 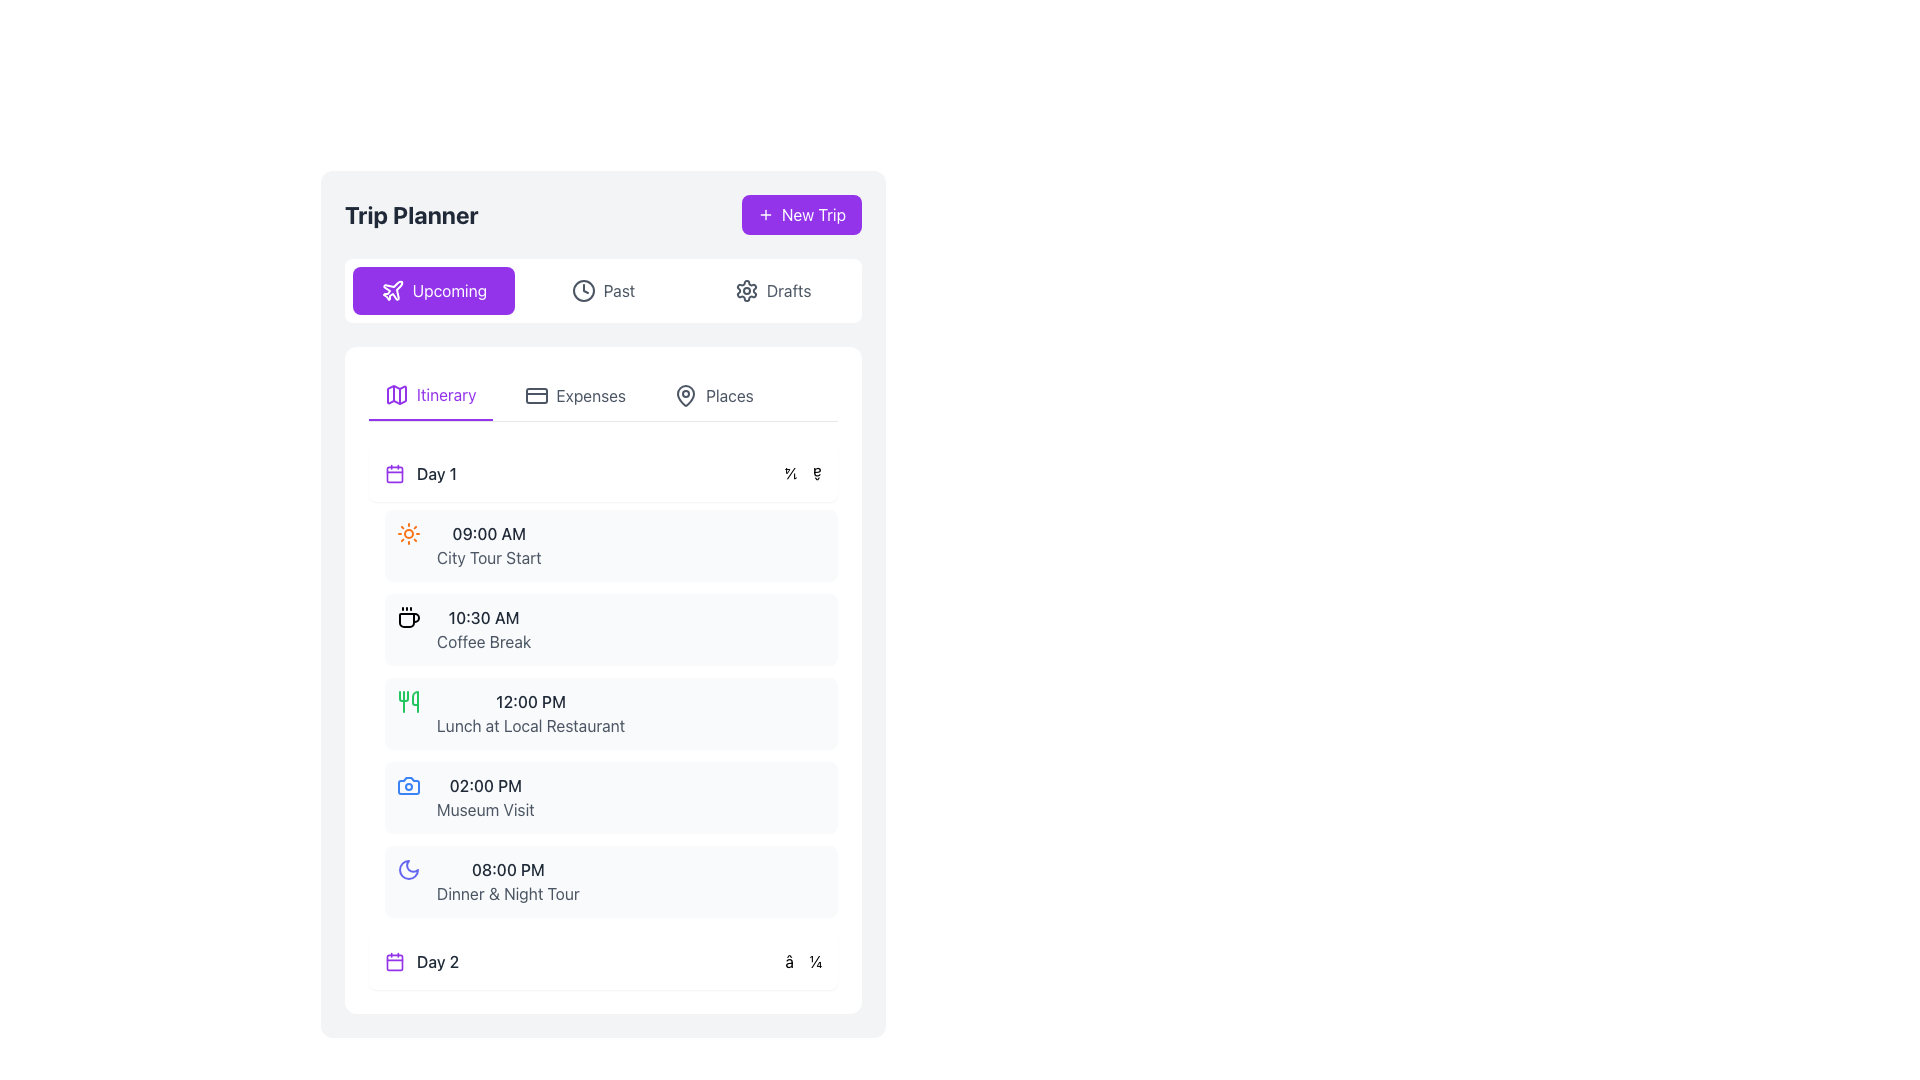 What do you see at coordinates (484, 628) in the screenshot?
I see `details of the text-based event item in the itinerary that displays '10:30 AM' and 'Coffee Break', which is the second item under 'Day 1'` at bounding box center [484, 628].